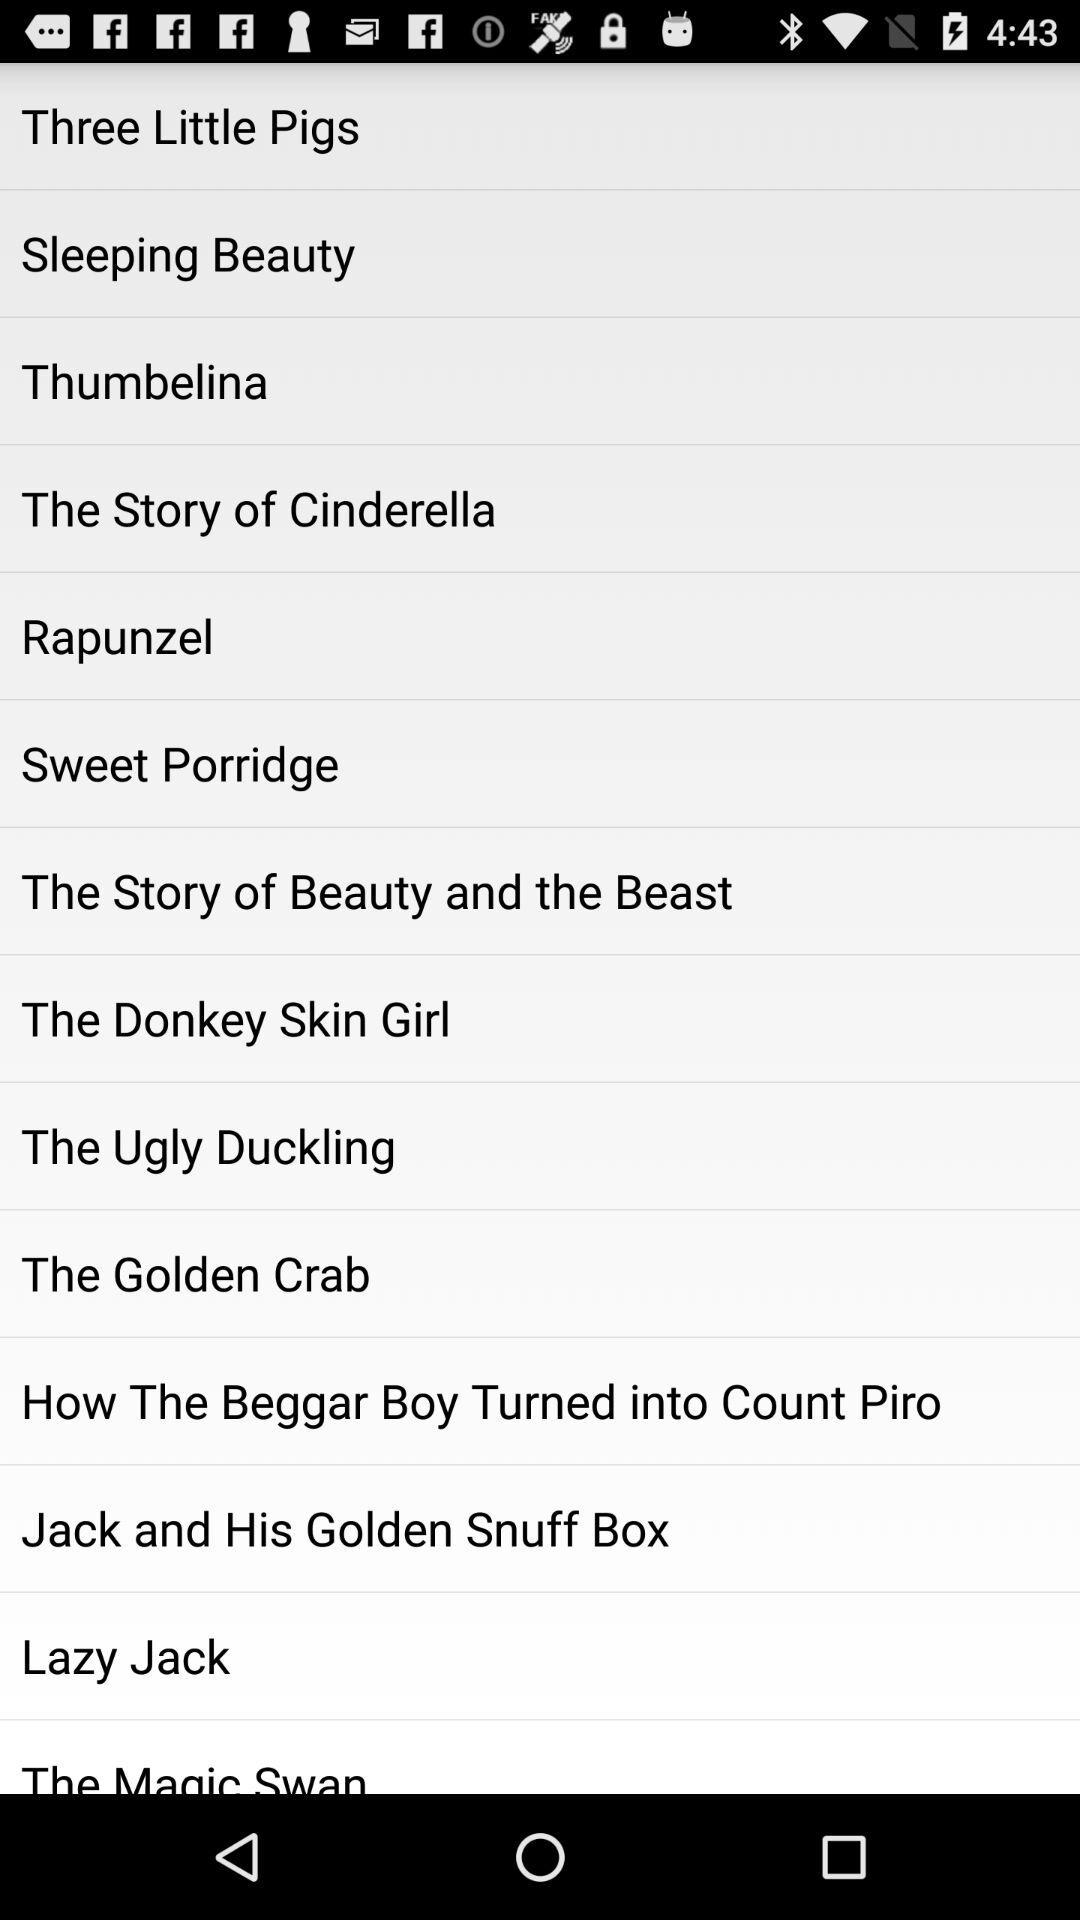 The width and height of the screenshot is (1080, 1920). What do you see at coordinates (540, 1400) in the screenshot?
I see `the item above jack and his` at bounding box center [540, 1400].